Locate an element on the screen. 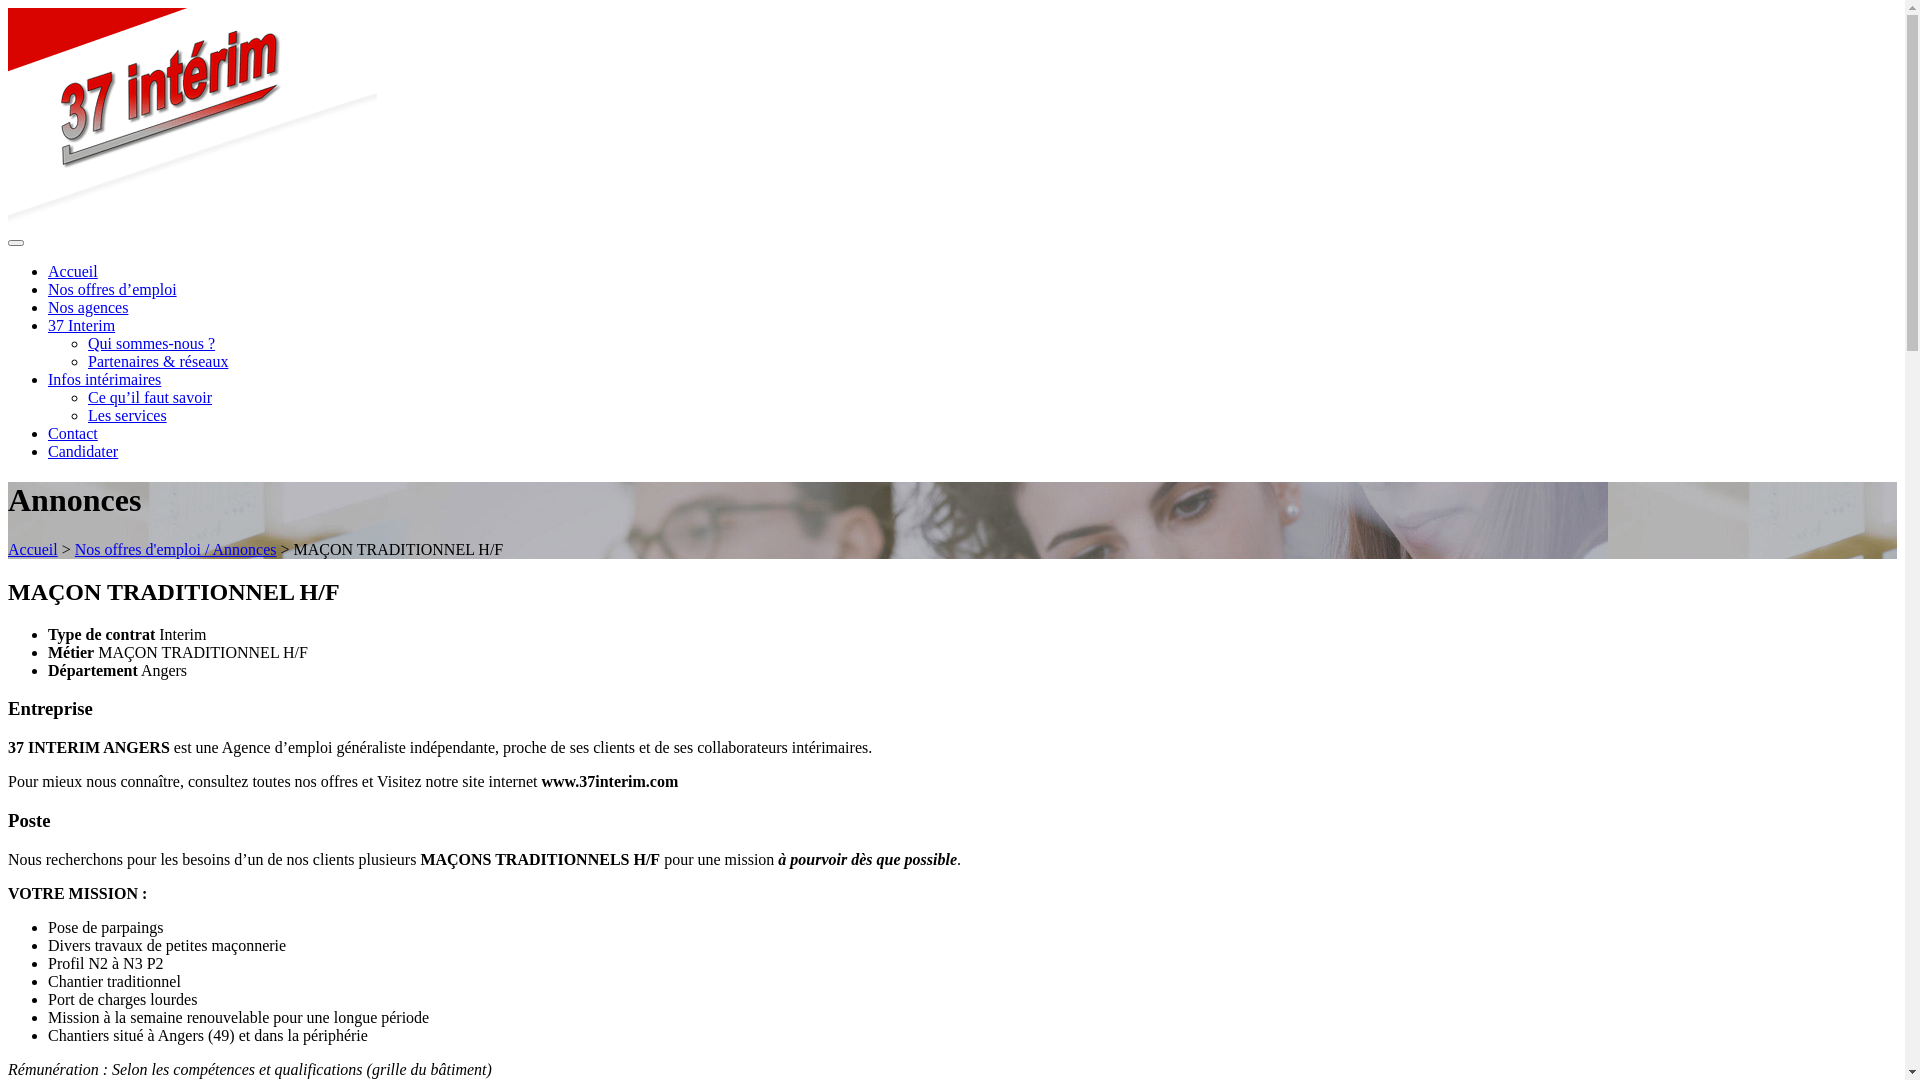 This screenshot has height=1080, width=1920. 'Candidater' is located at coordinates (81, 451).